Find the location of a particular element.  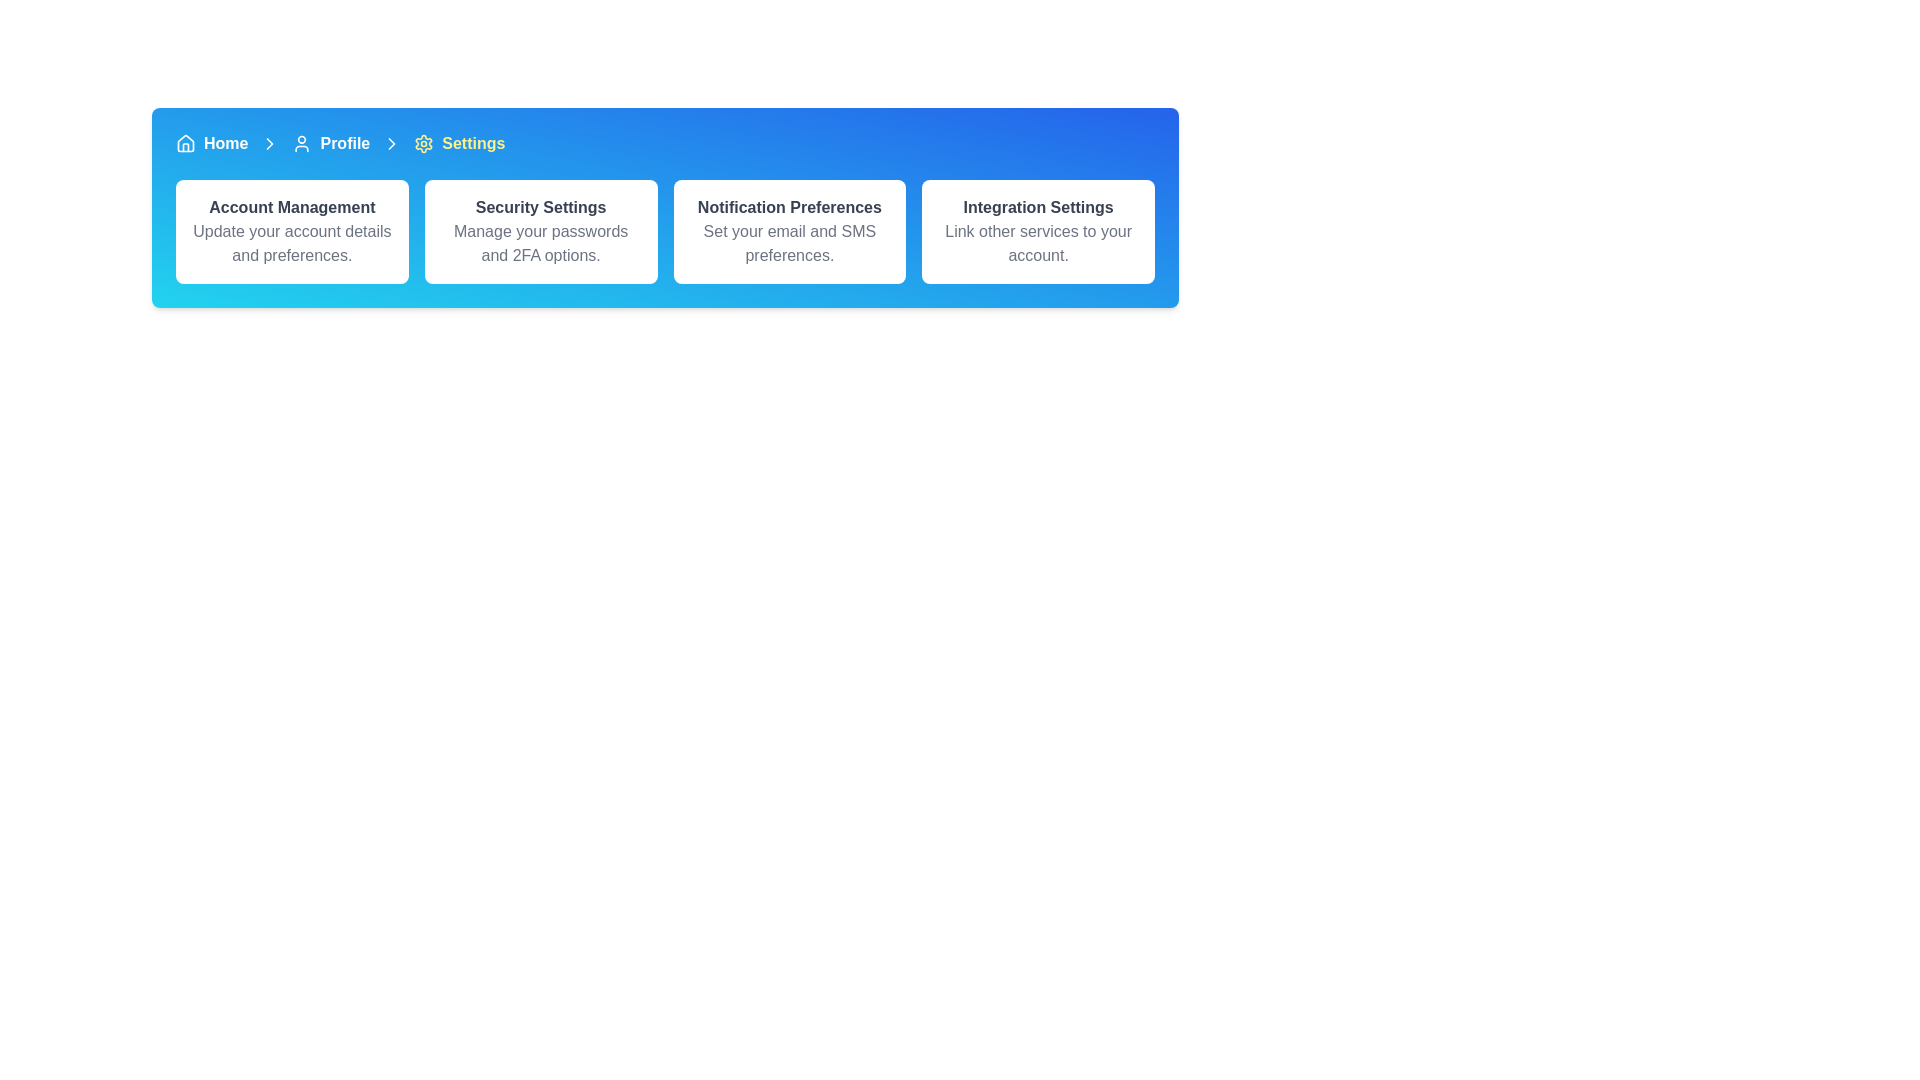

the informational box that summarizes notification settings options is located at coordinates (788, 230).